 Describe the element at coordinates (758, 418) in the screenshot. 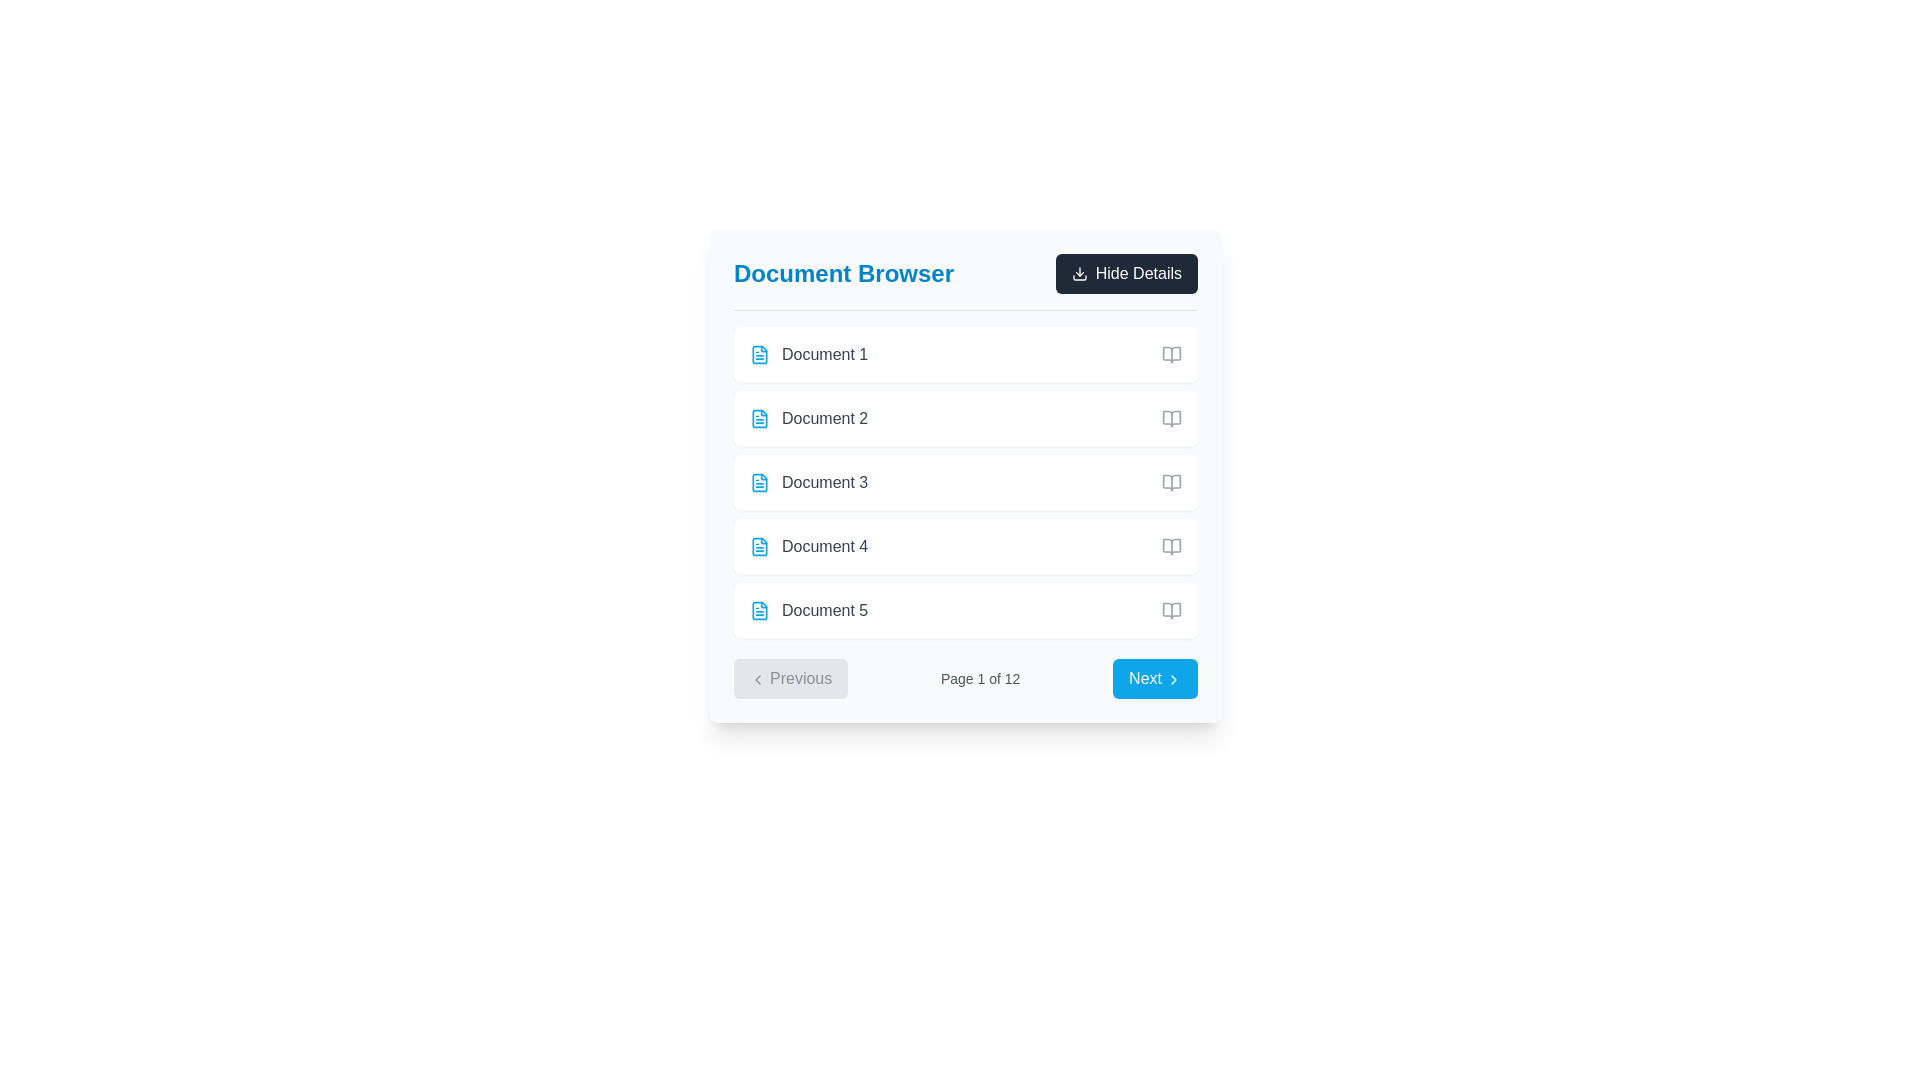

I see `the small light blue document icon with a text-like pattern, located to the left of the 'Document 2' text in the Document Browser list` at that location.